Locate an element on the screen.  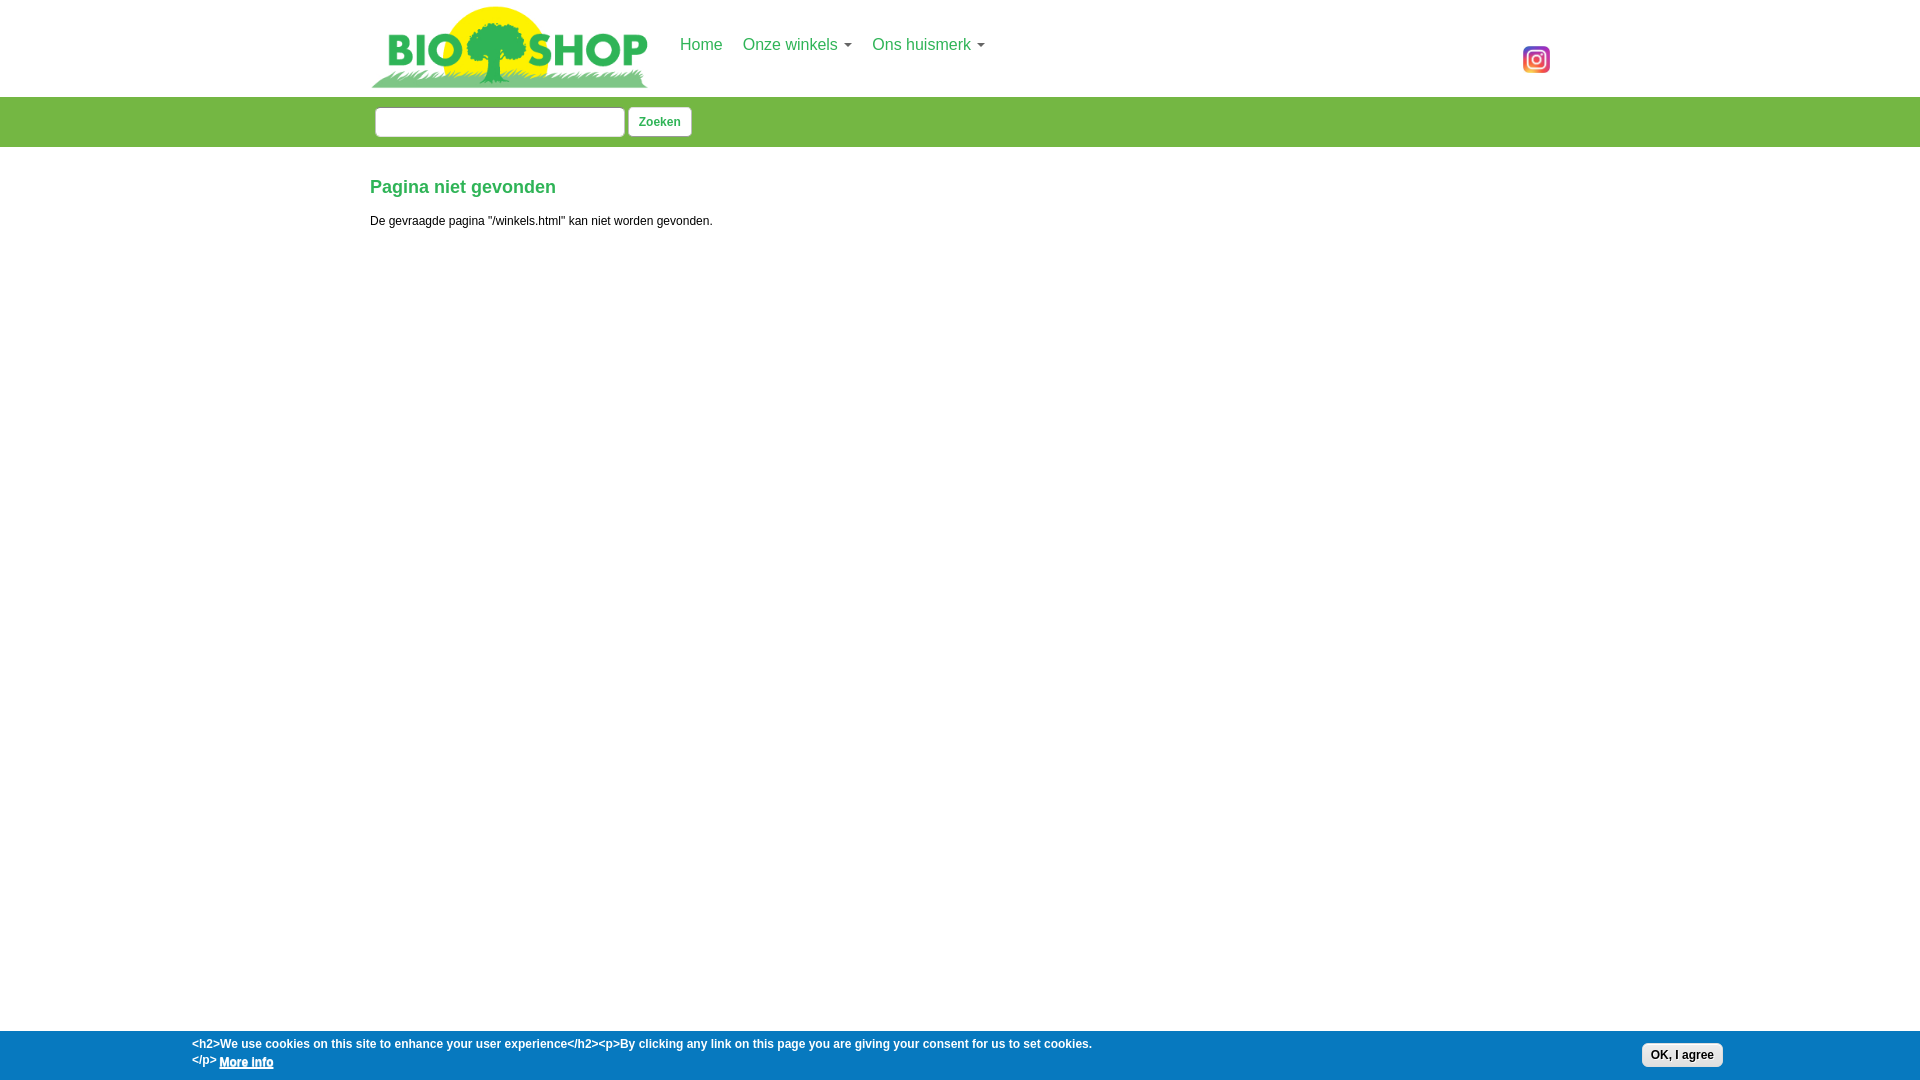
'Overslaan en naar de algemene inhoud gaan' is located at coordinates (939, 2).